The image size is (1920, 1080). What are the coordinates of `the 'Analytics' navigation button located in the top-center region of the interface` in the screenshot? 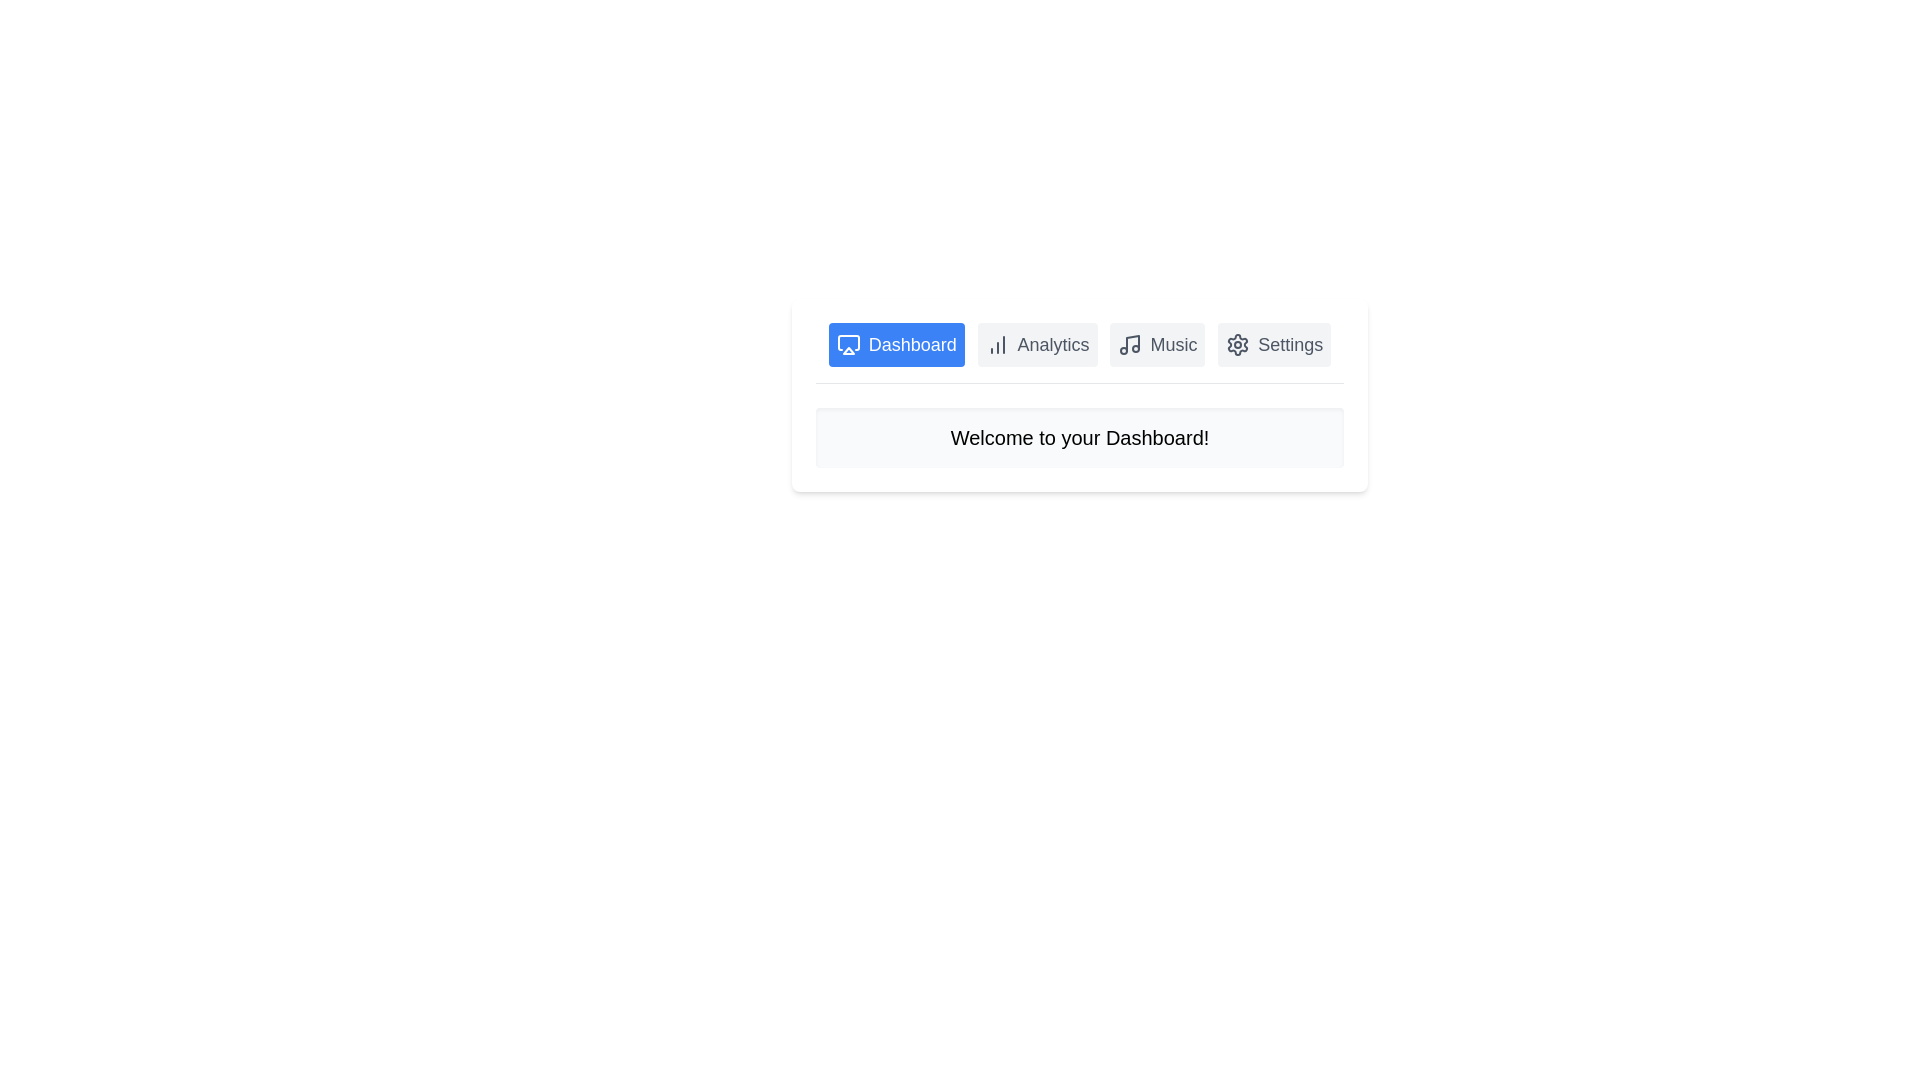 It's located at (1037, 343).